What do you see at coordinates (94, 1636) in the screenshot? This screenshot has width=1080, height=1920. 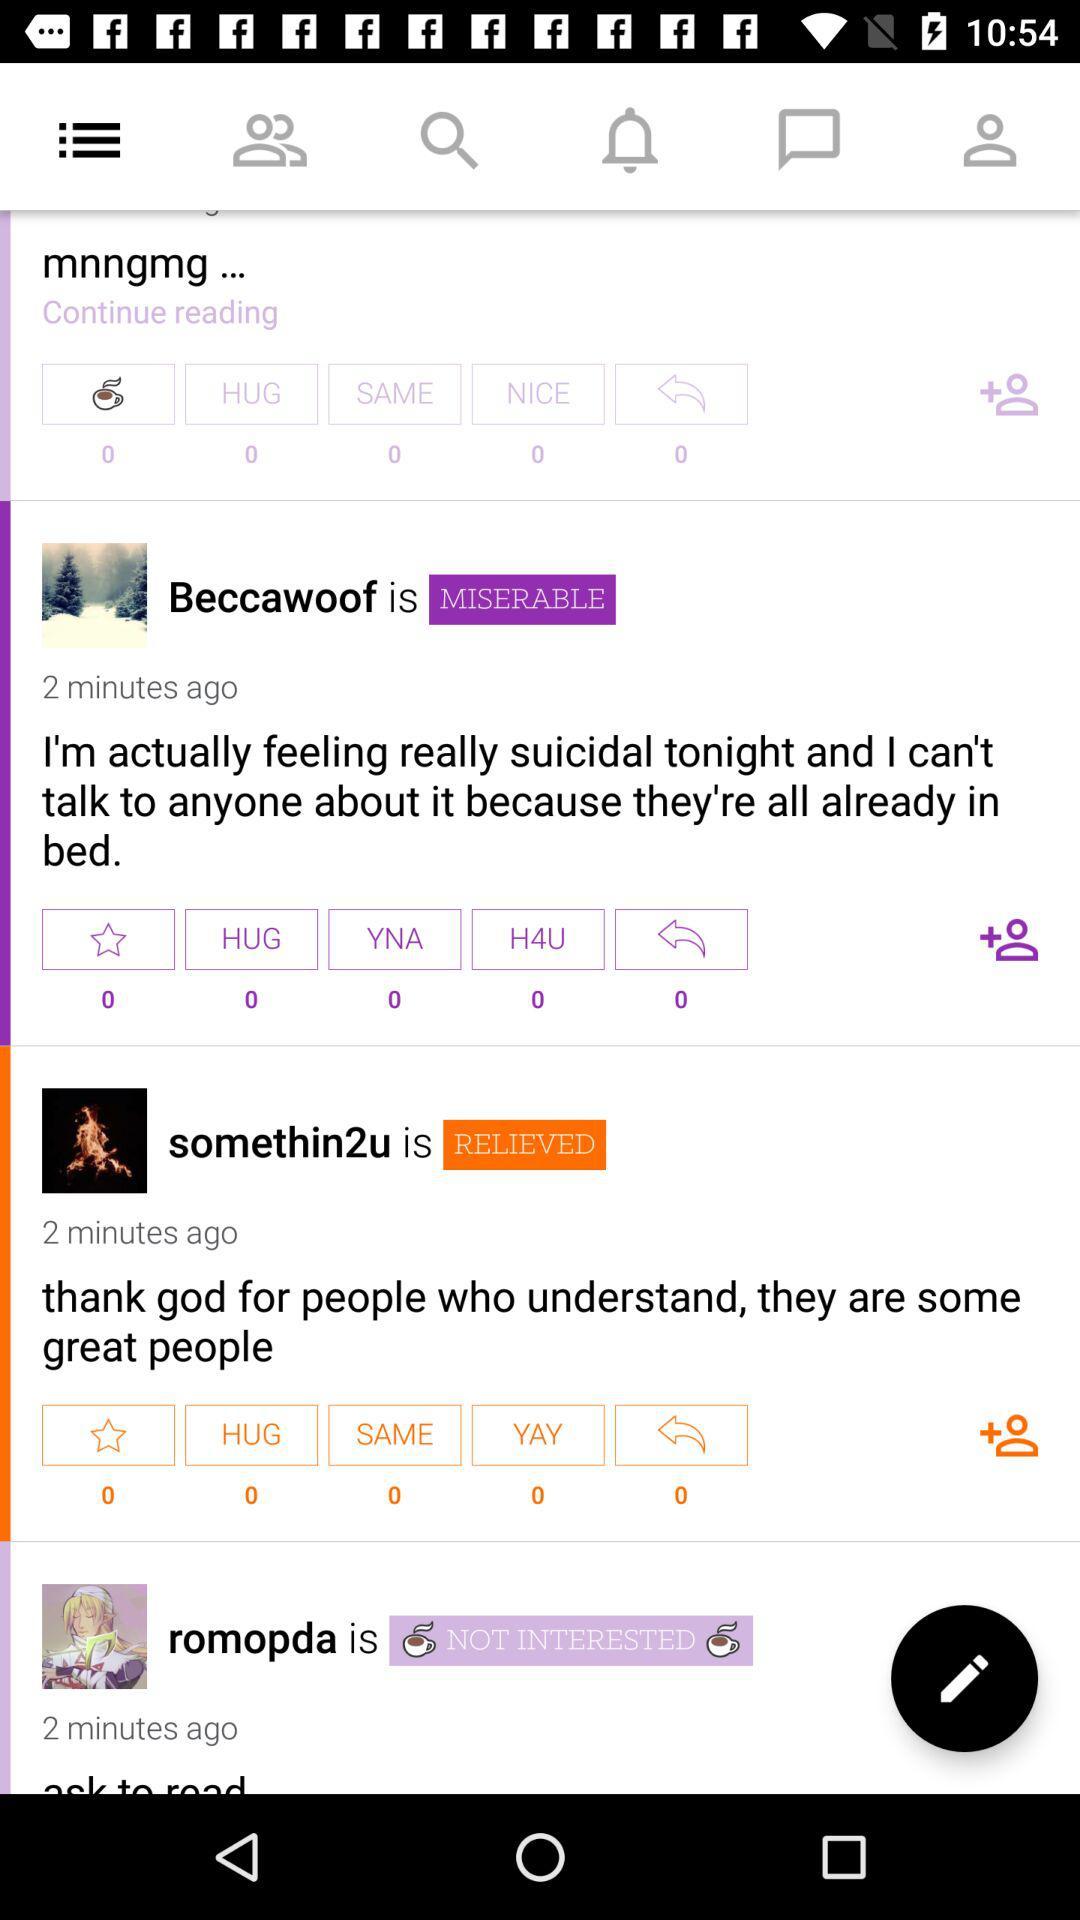 I see `profile` at bounding box center [94, 1636].